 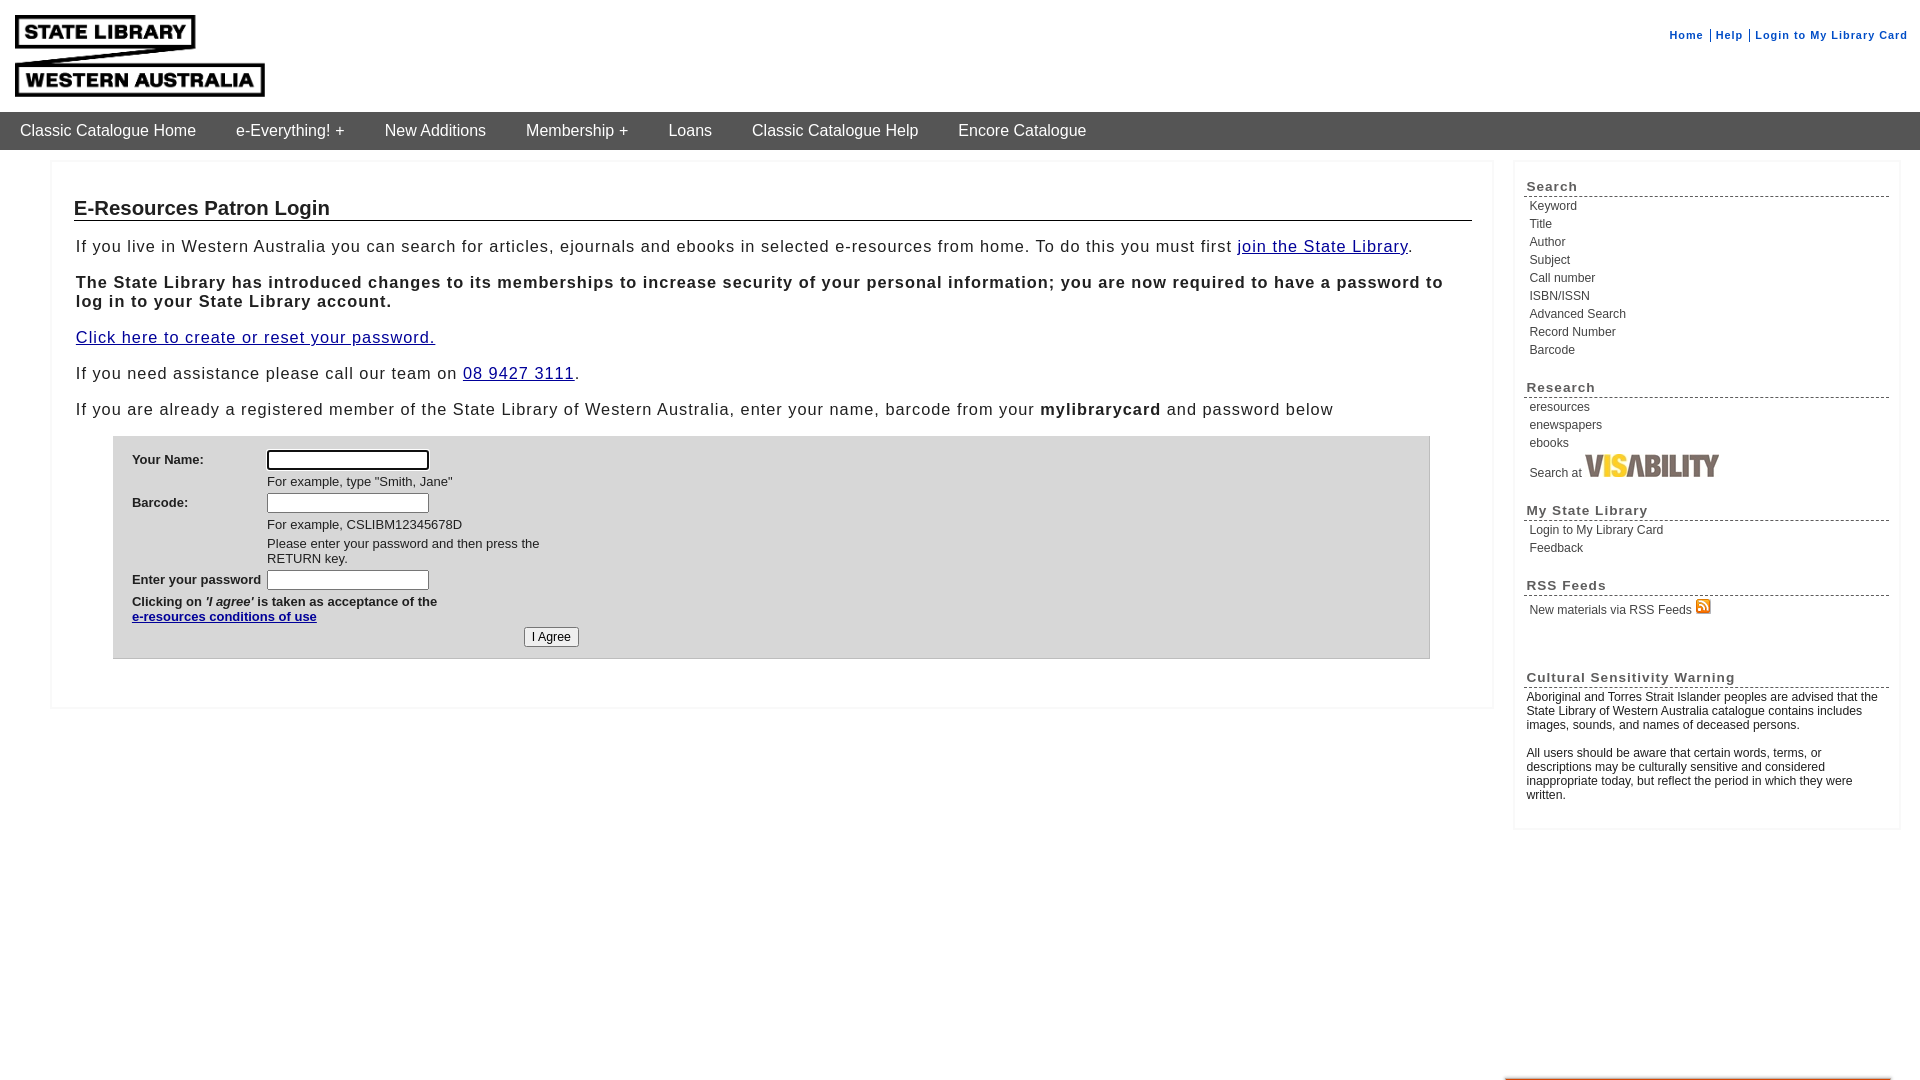 What do you see at coordinates (1728, 34) in the screenshot?
I see `'Help'` at bounding box center [1728, 34].